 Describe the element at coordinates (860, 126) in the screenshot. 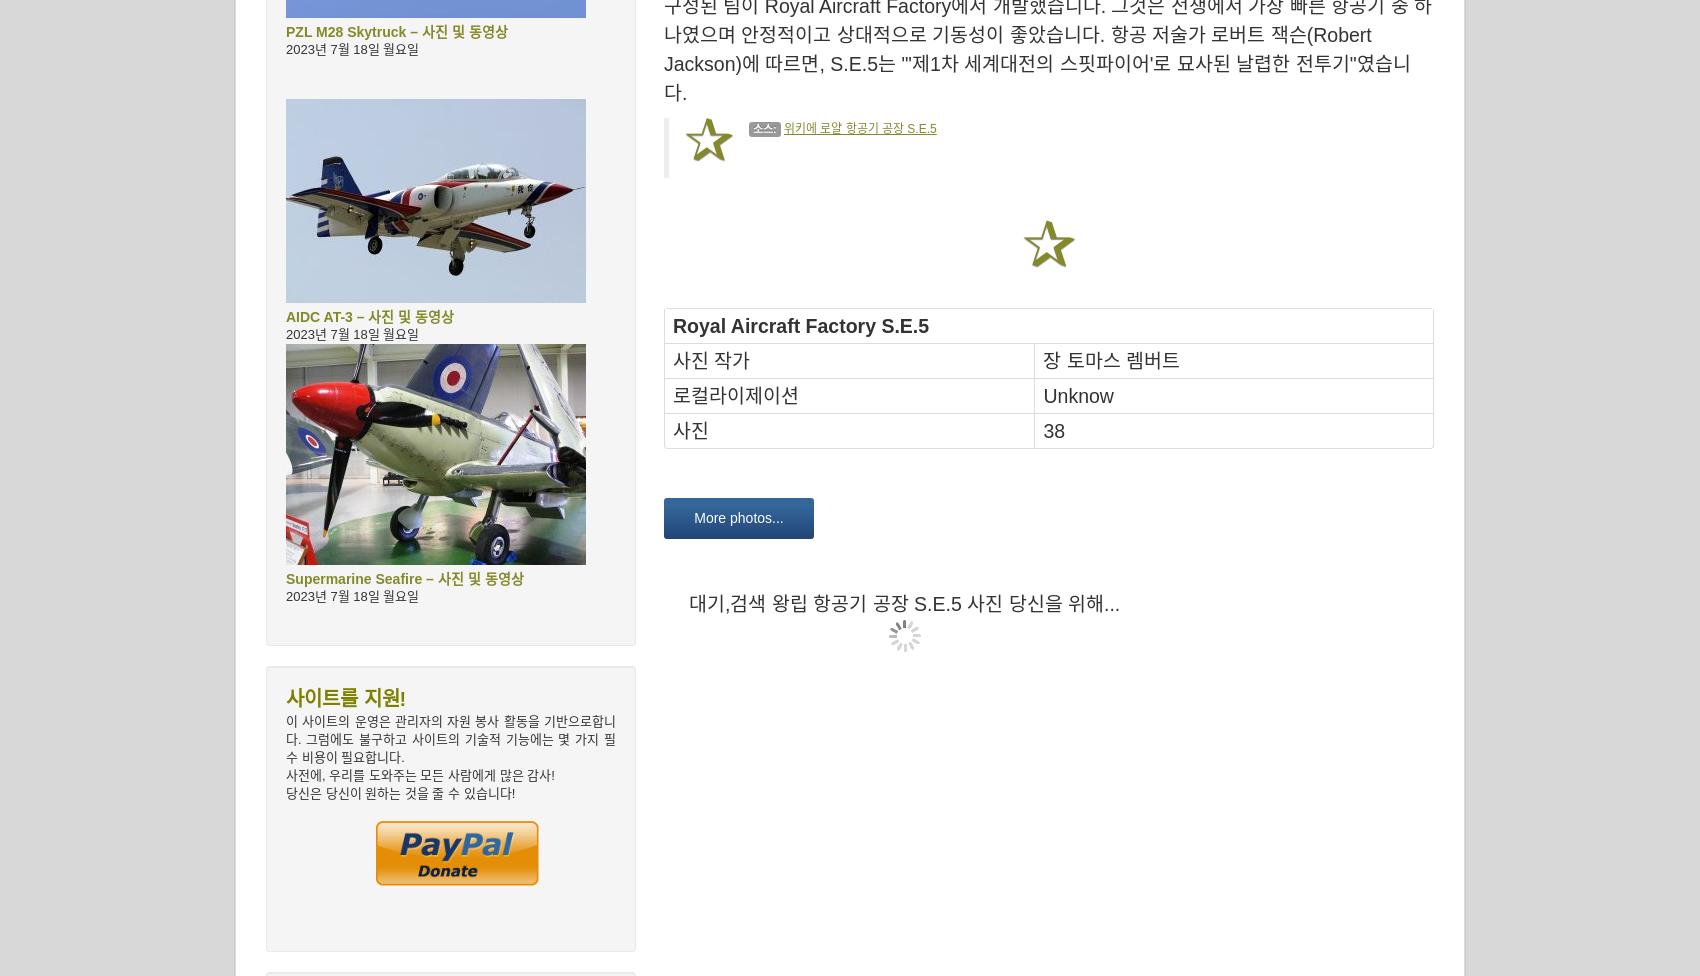

I see `'위키에 로얄 항공기 공장 S.E.5'` at that location.